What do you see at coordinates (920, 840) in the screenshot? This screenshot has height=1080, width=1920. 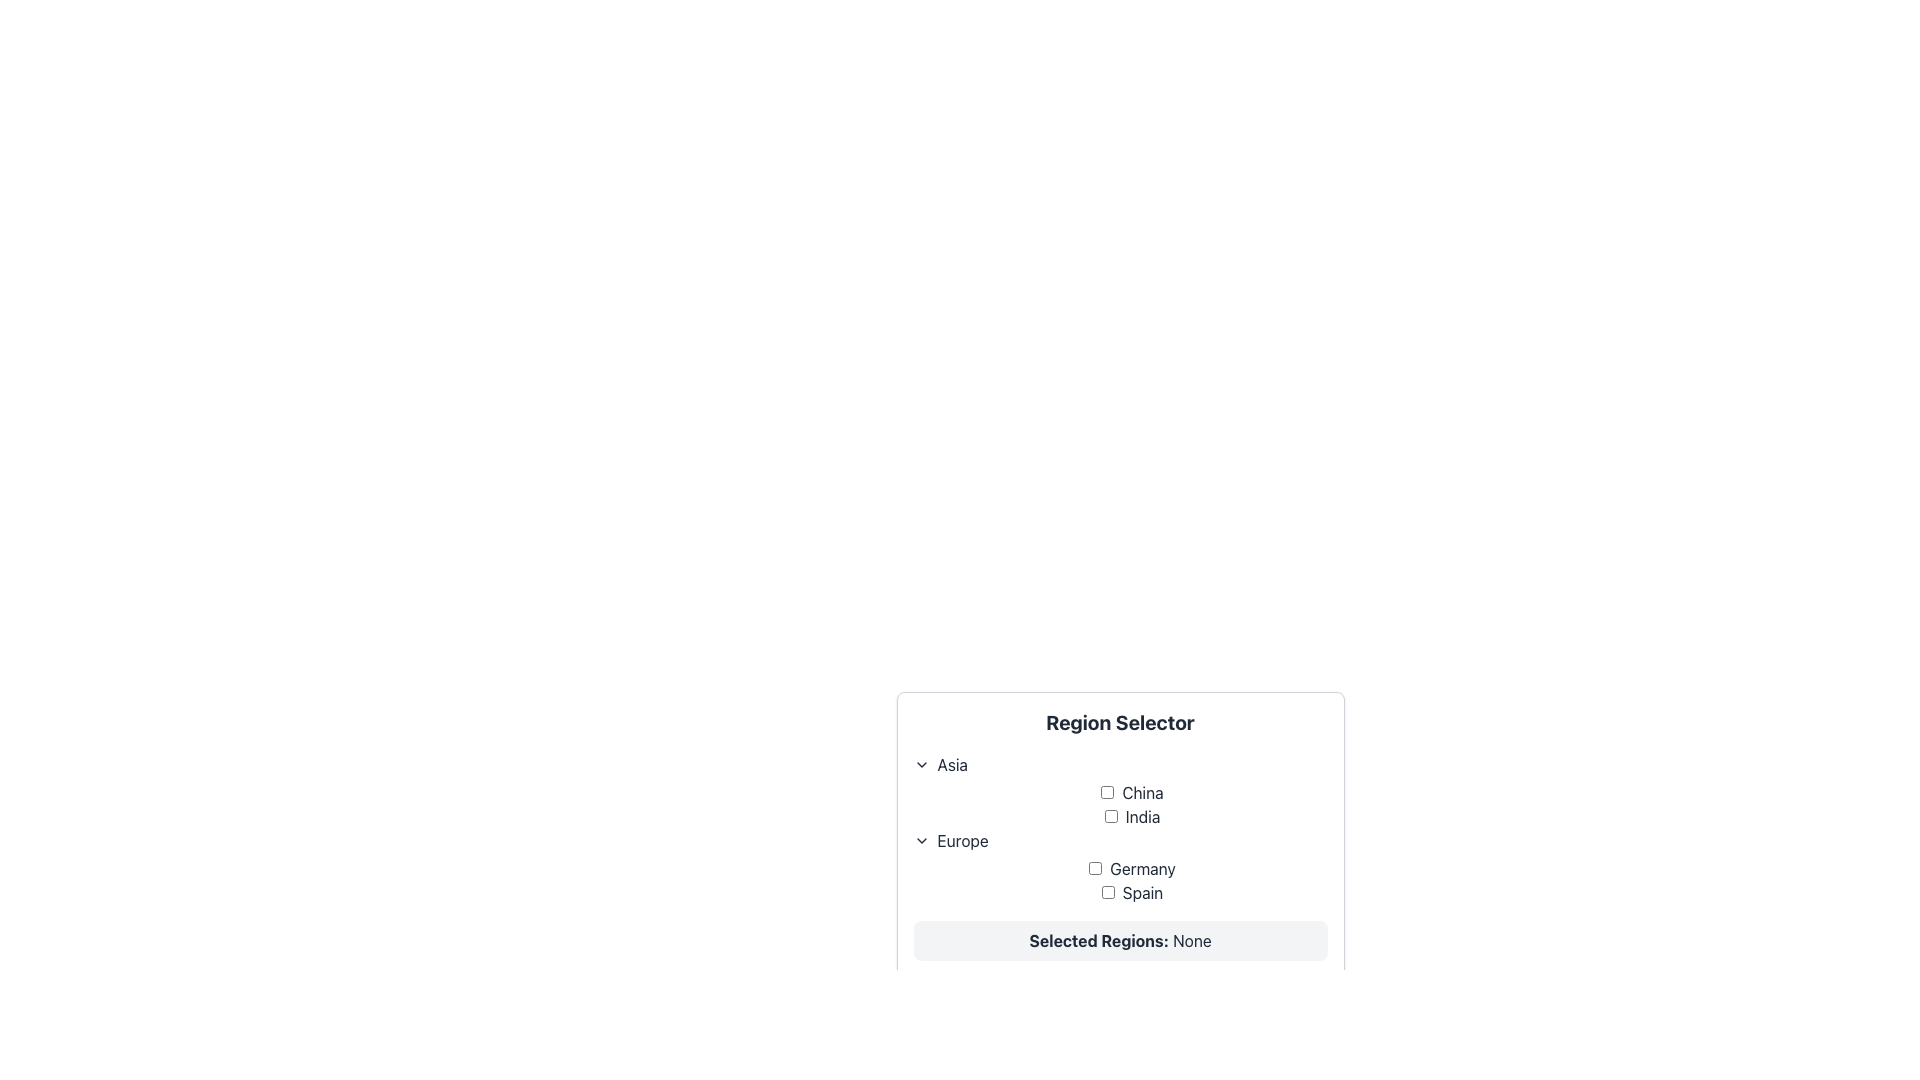 I see `the chevron icon located immediately to the left of the 'Europe' label` at bounding box center [920, 840].